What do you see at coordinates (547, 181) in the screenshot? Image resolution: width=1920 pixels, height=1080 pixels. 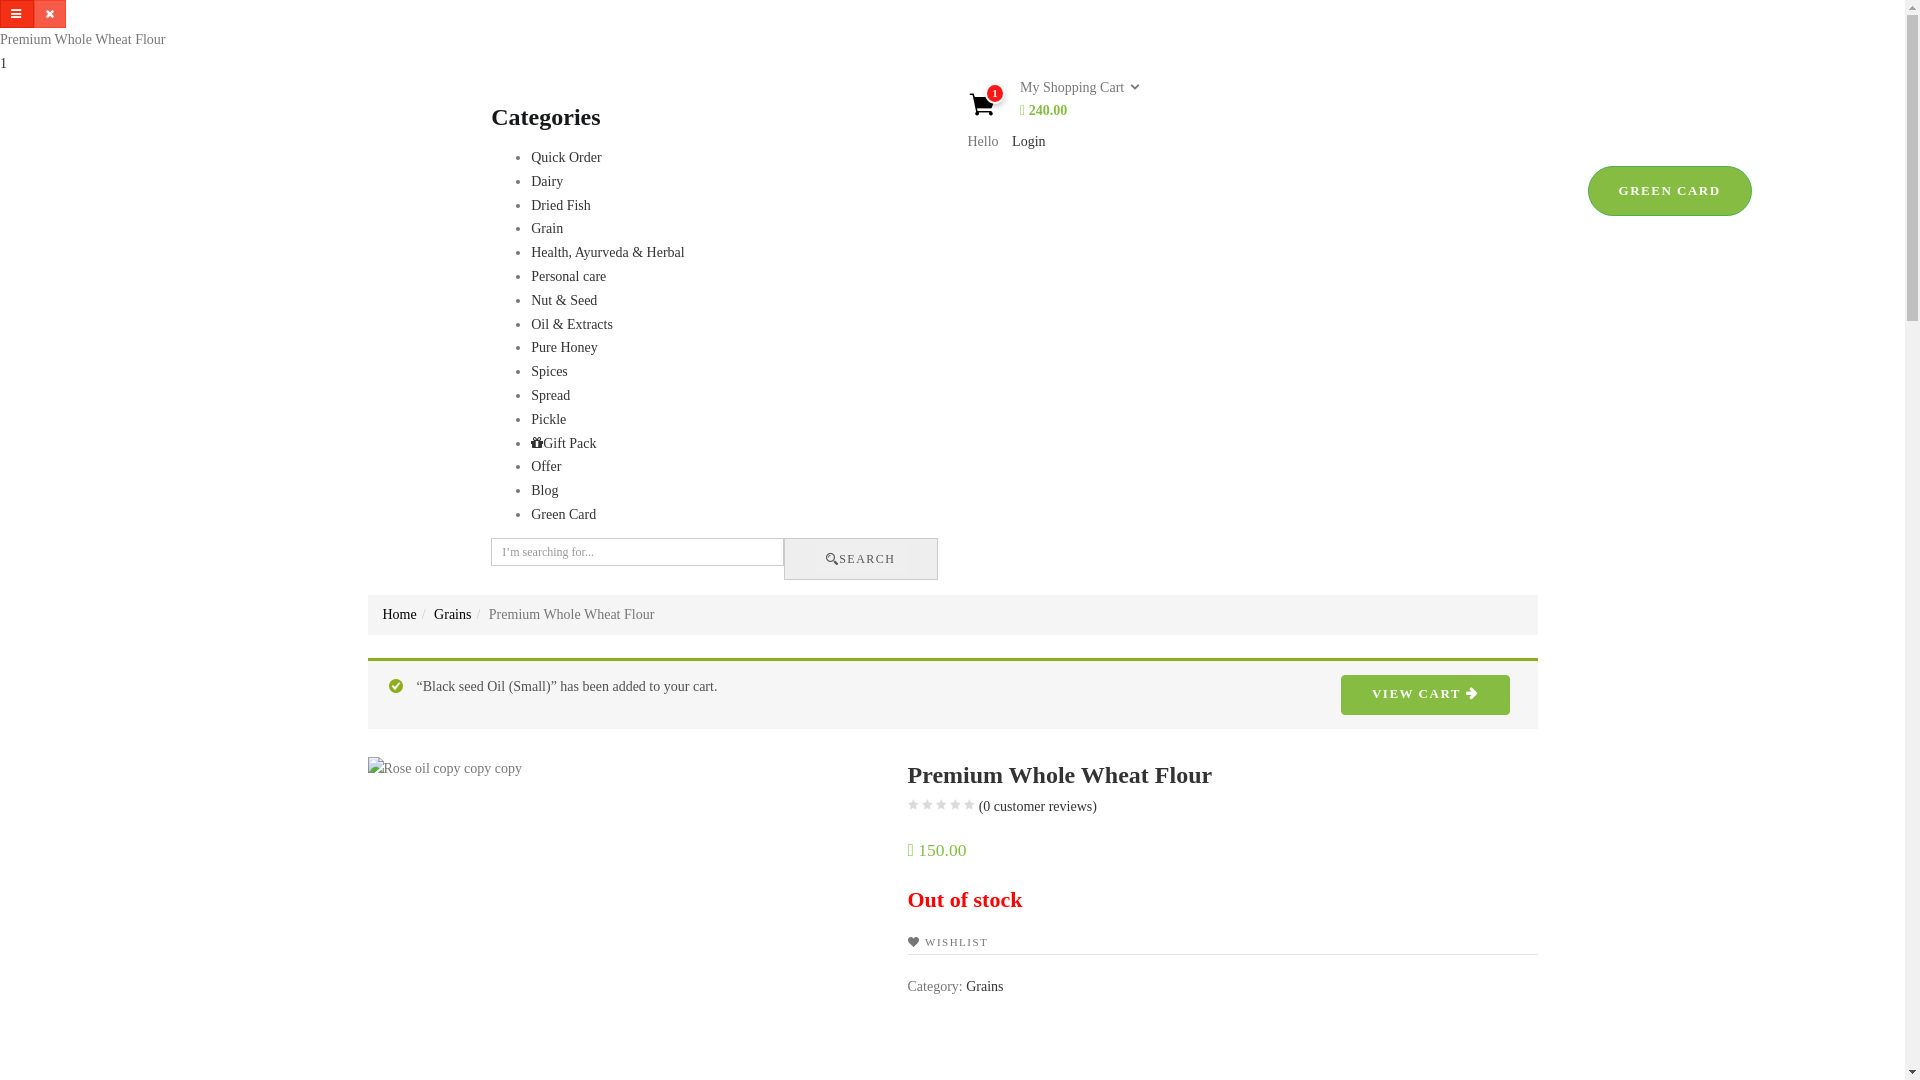 I see `'Dairy'` at bounding box center [547, 181].